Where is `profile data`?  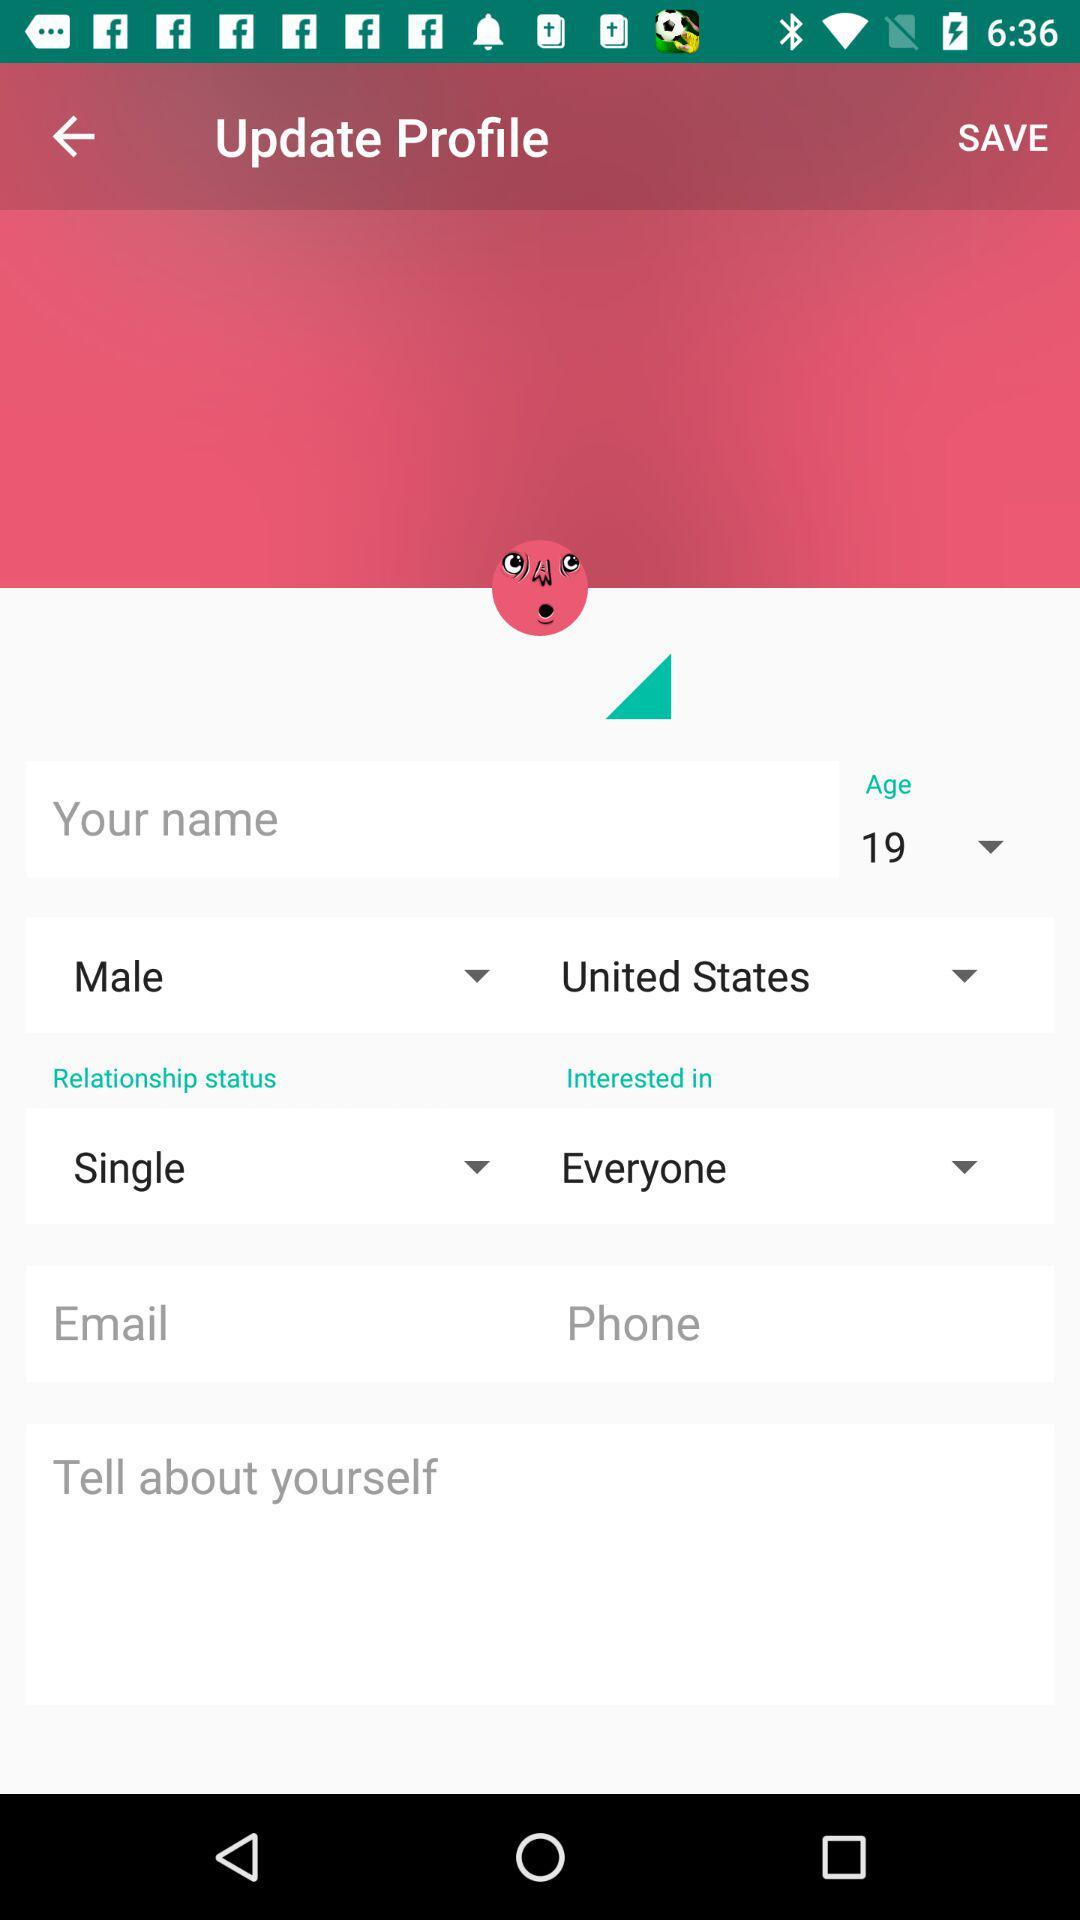
profile data is located at coordinates (540, 1563).